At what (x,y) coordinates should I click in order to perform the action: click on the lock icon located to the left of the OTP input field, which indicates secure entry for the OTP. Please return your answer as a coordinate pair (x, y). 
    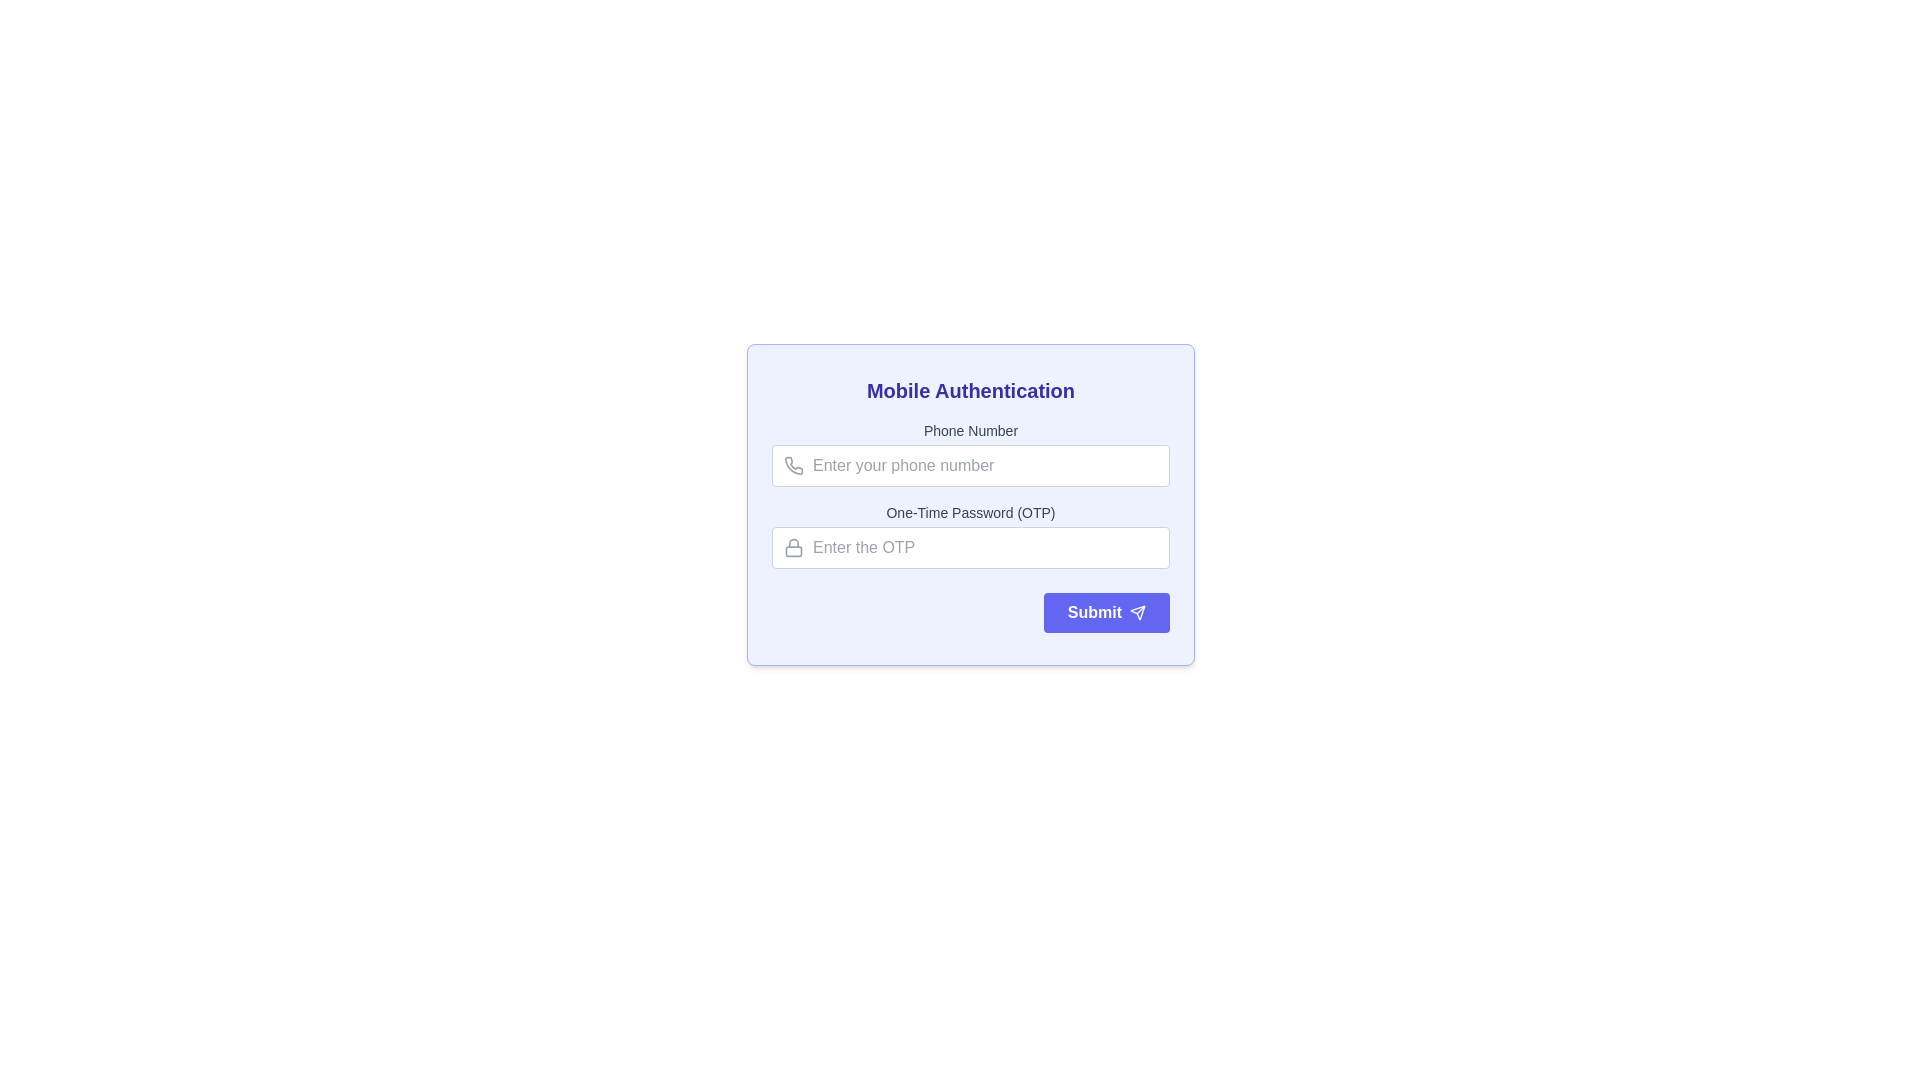
    Looking at the image, I should click on (792, 547).